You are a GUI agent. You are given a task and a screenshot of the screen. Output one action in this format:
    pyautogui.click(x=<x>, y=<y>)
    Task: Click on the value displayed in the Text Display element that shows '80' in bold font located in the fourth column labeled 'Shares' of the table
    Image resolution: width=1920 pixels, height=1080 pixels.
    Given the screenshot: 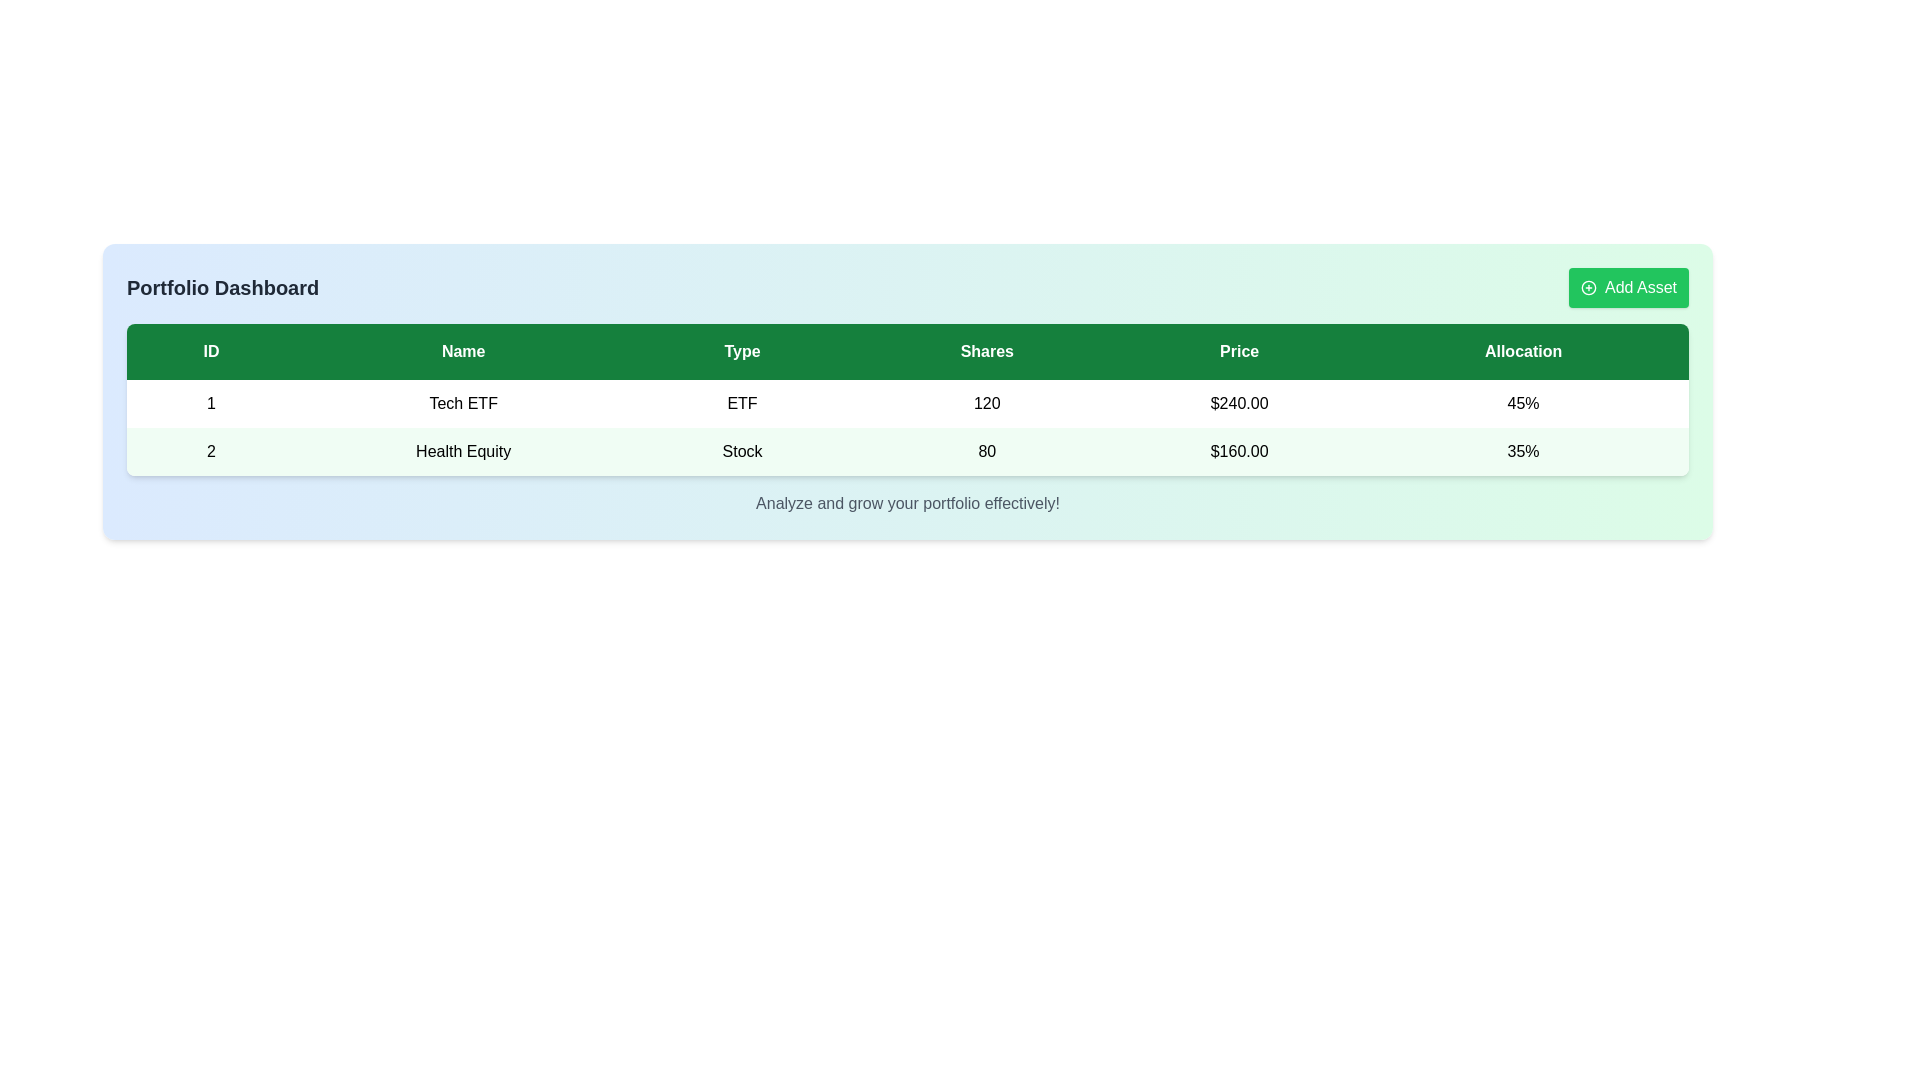 What is the action you would take?
    pyautogui.click(x=987, y=451)
    